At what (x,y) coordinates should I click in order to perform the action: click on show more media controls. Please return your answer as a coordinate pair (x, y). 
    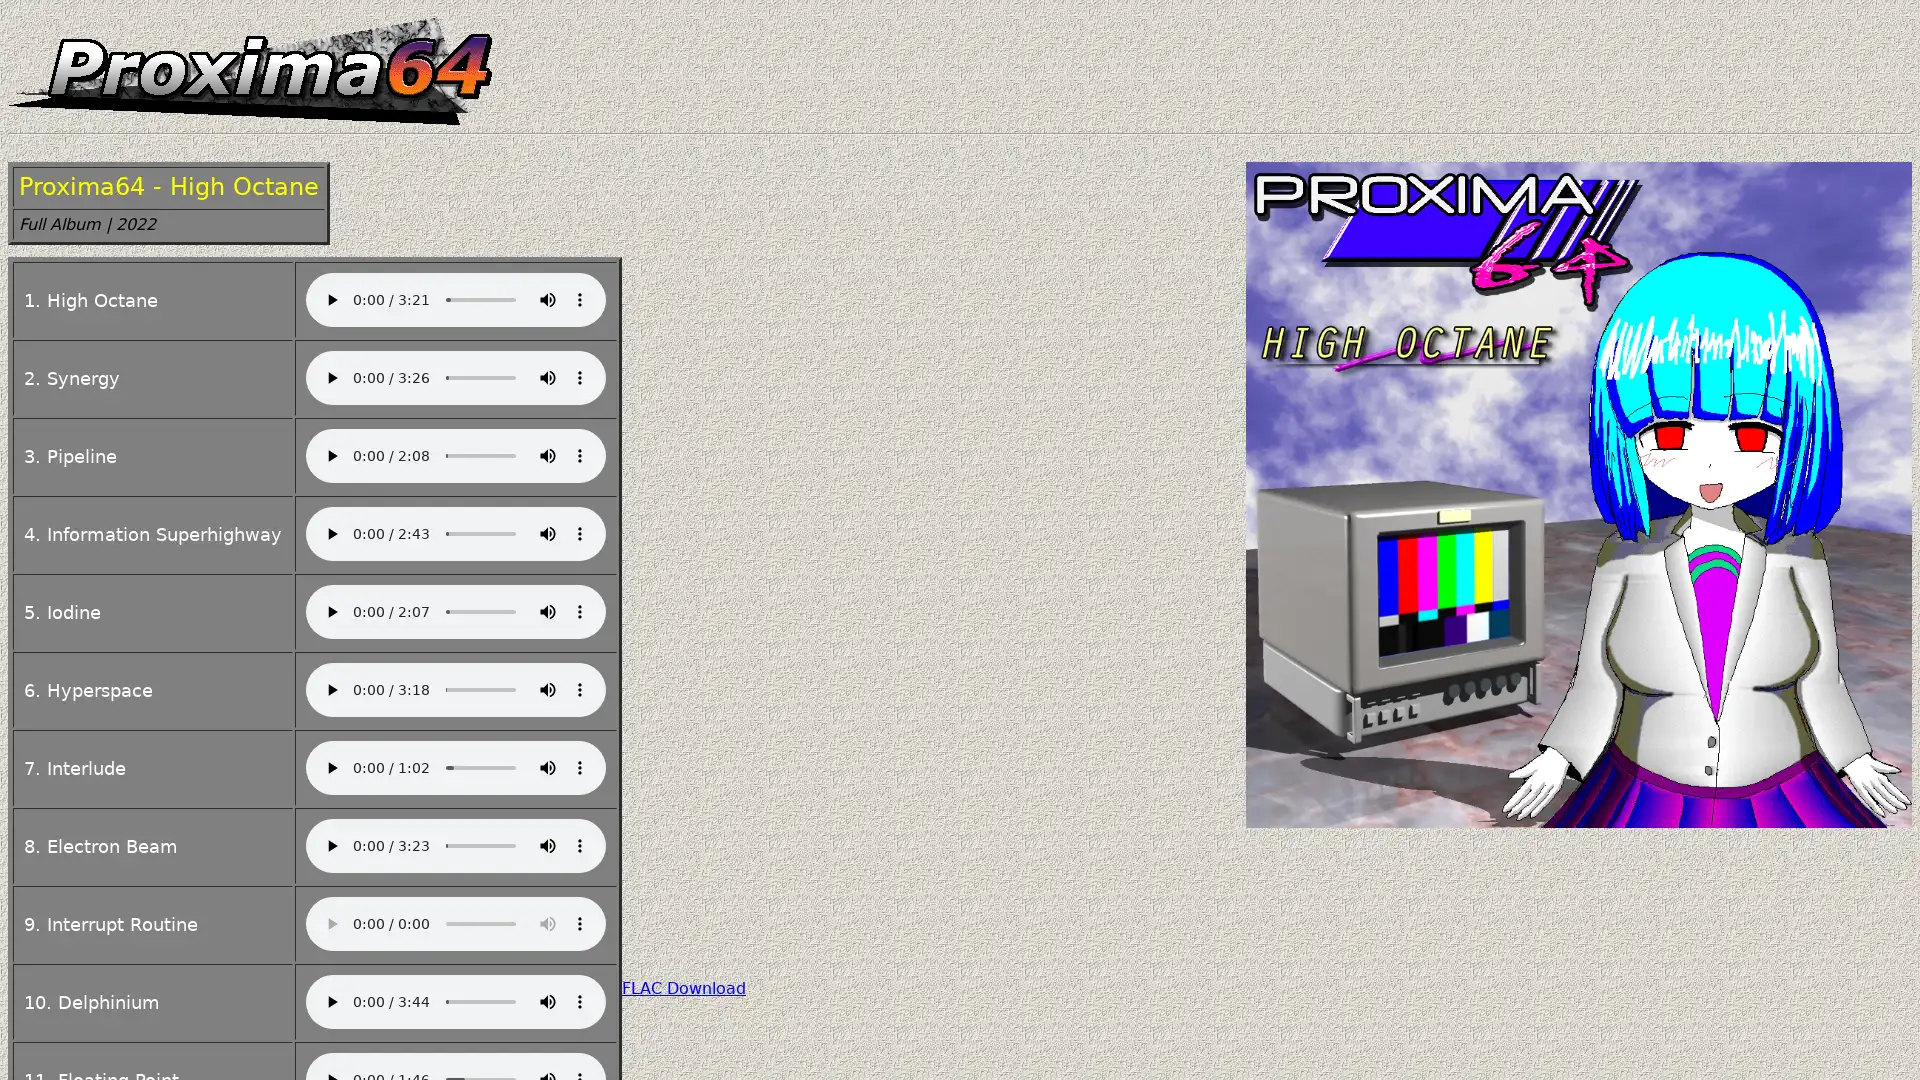
    Looking at the image, I should click on (579, 455).